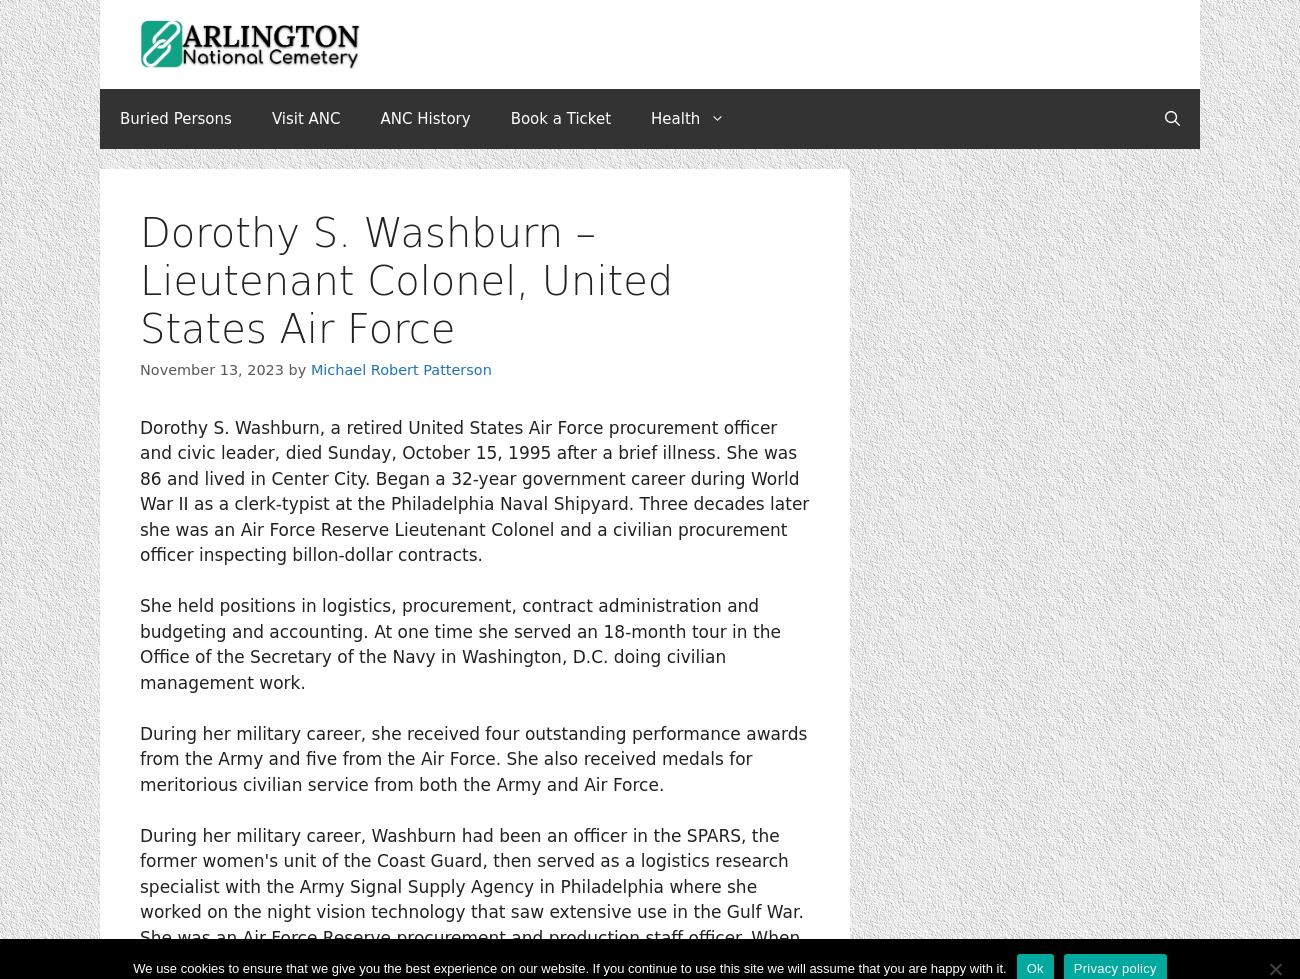 Image resolution: width=1300 pixels, height=979 pixels. What do you see at coordinates (647, 507) in the screenshot?
I see `'error:'` at bounding box center [647, 507].